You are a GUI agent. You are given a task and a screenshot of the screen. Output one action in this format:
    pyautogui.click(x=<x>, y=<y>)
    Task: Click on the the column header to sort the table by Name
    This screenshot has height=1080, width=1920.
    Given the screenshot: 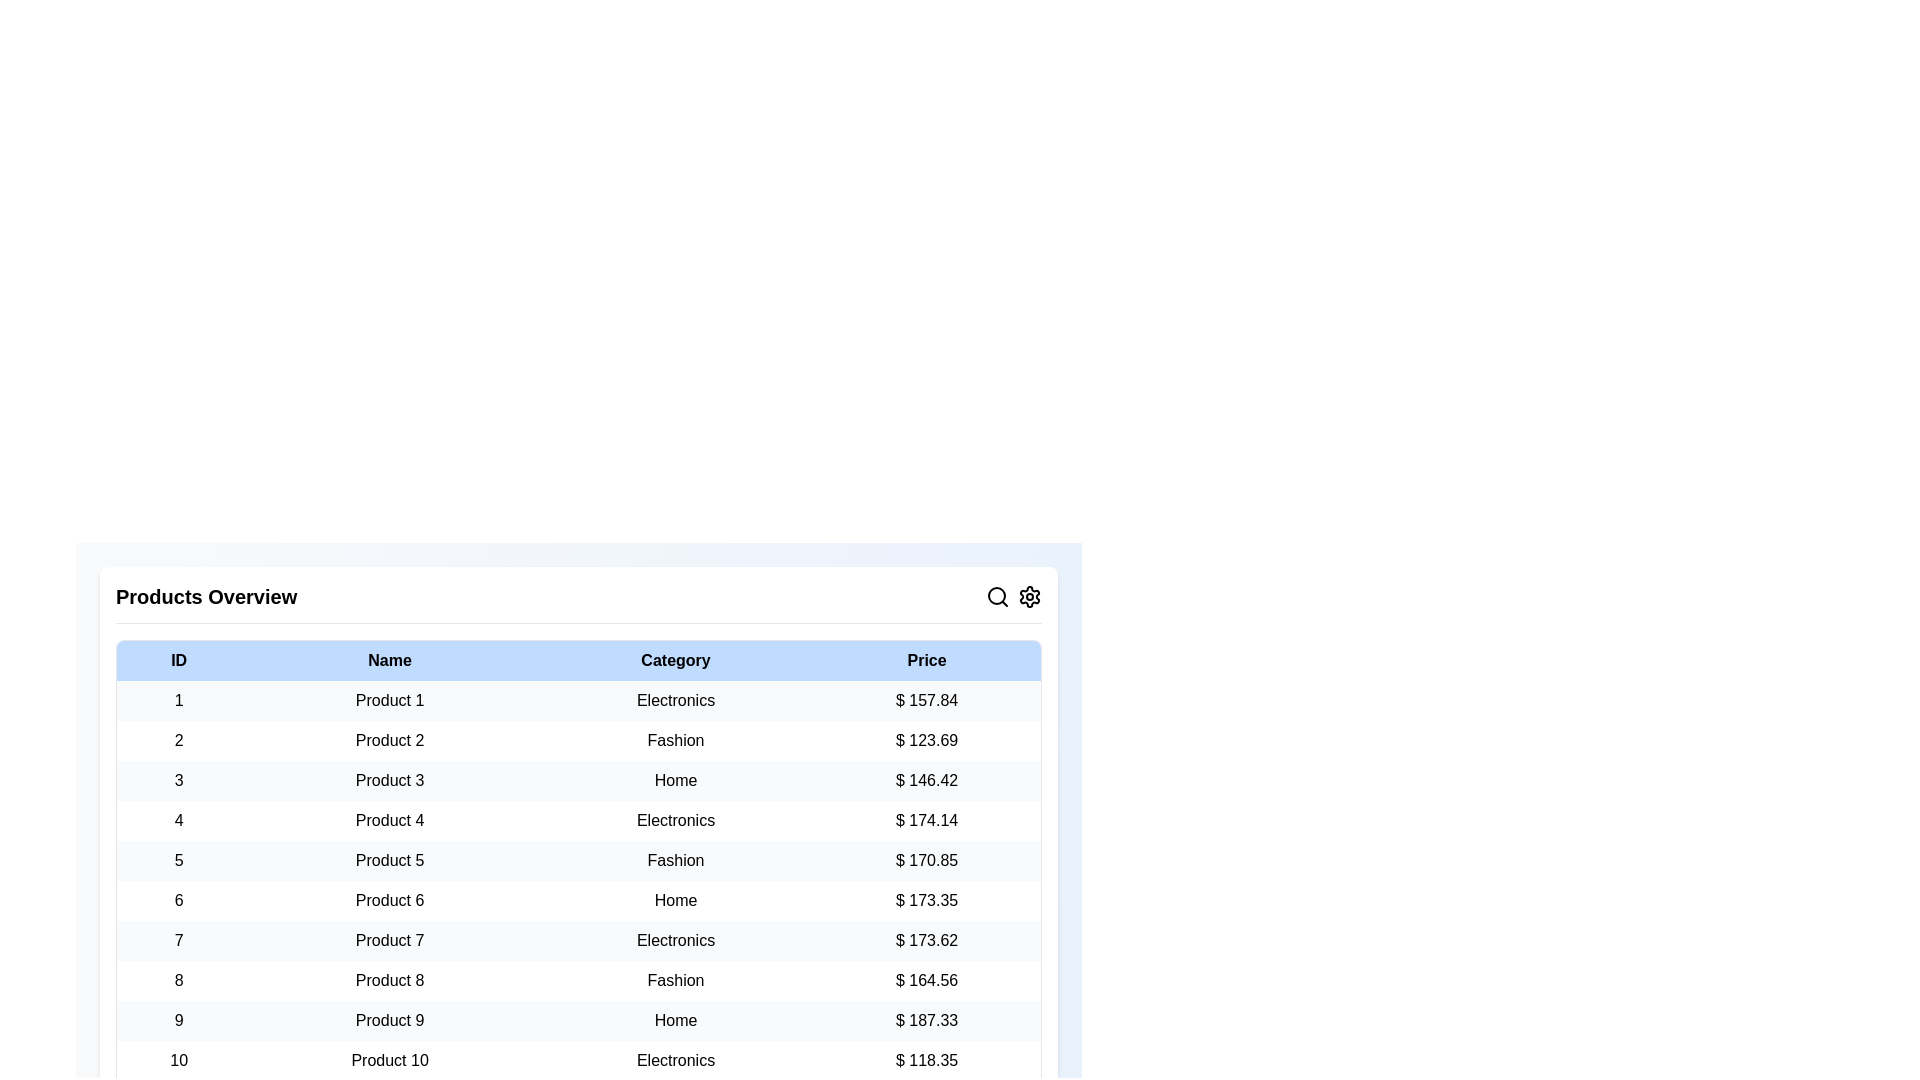 What is the action you would take?
    pyautogui.click(x=389, y=660)
    